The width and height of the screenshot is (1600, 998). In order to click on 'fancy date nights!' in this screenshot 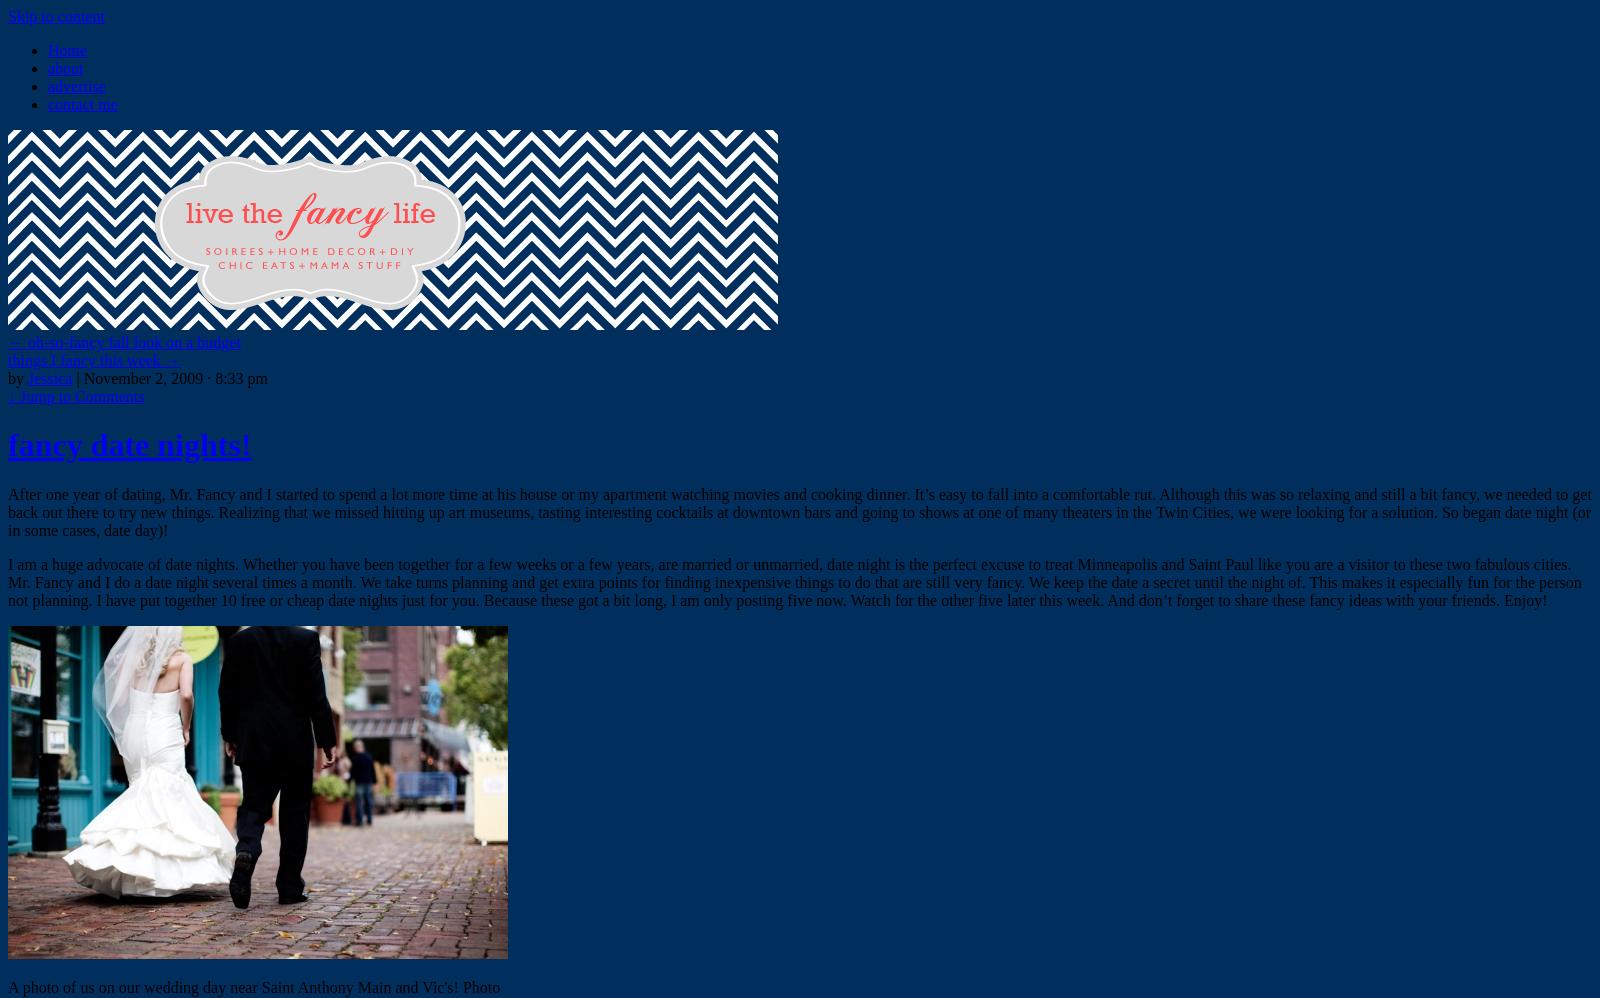, I will do `click(128, 445)`.